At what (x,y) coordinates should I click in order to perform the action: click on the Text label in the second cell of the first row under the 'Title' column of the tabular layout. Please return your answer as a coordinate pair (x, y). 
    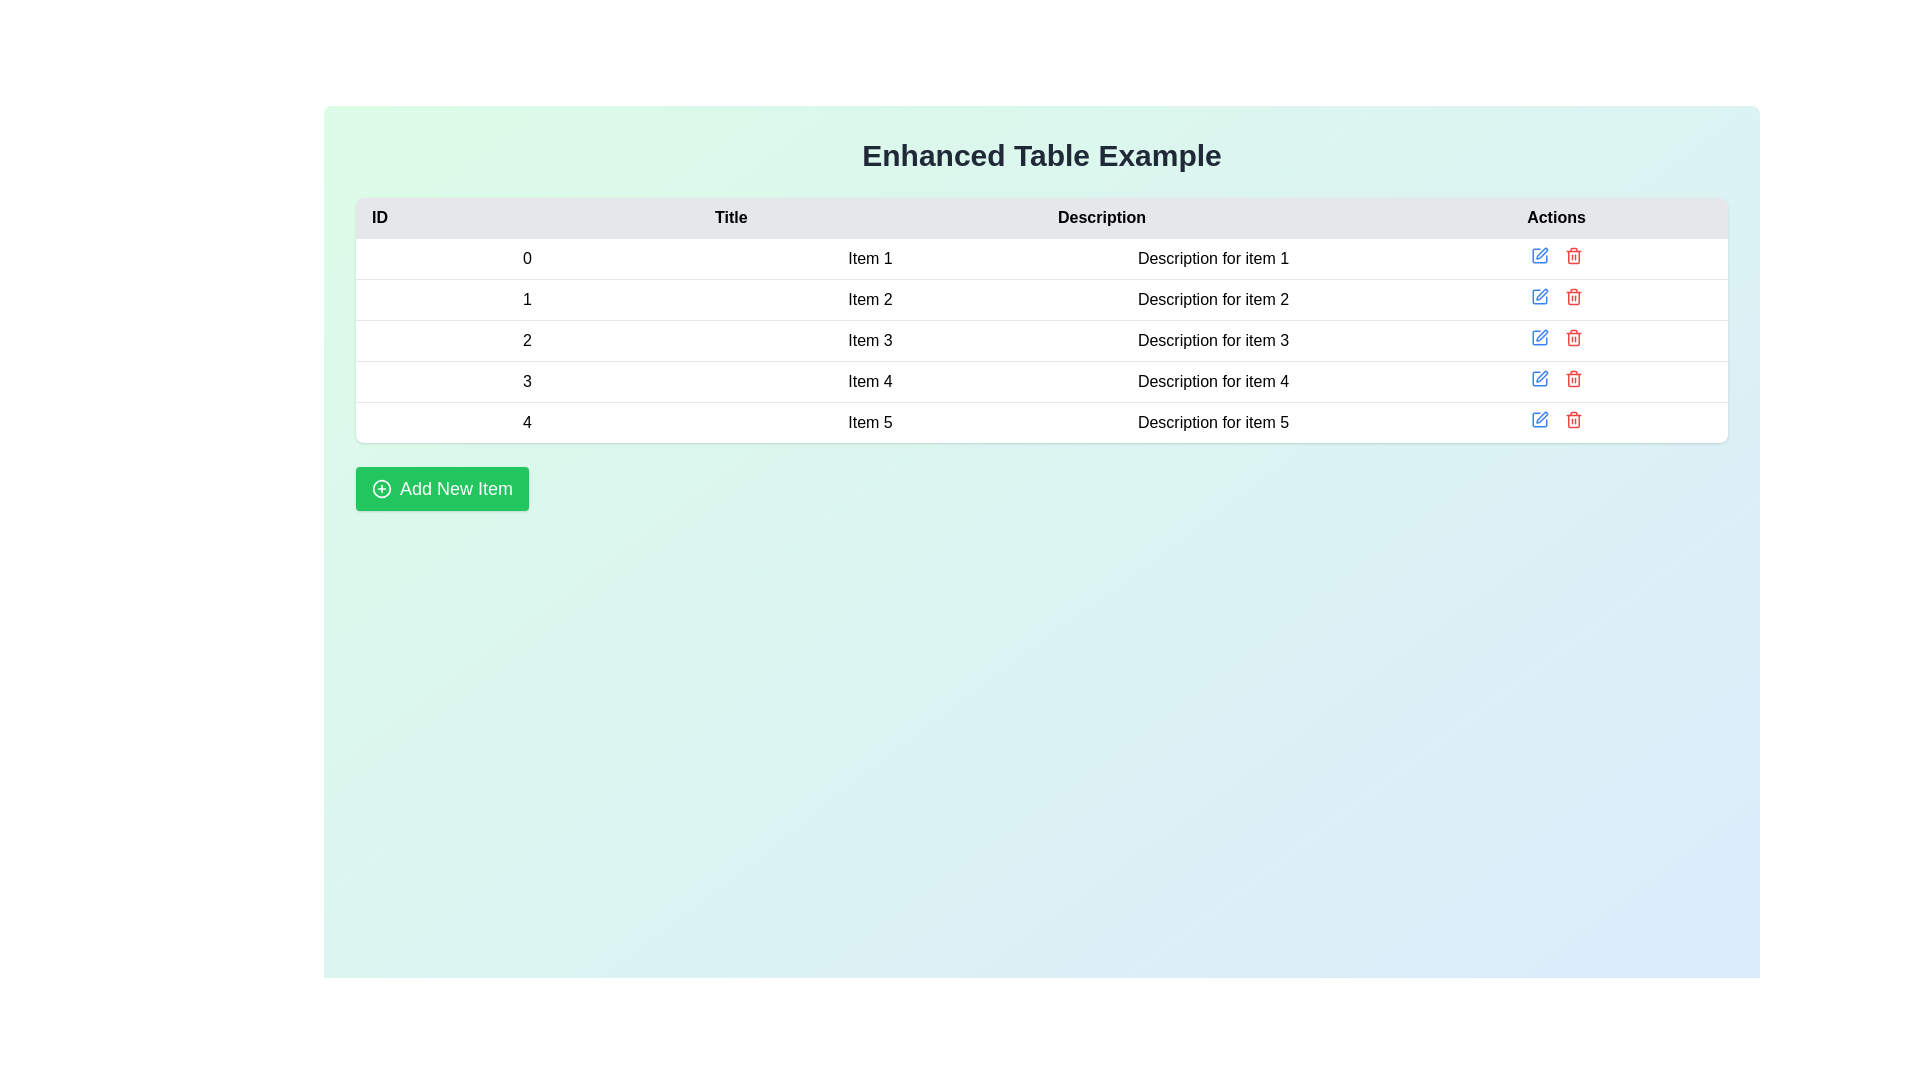
    Looking at the image, I should click on (870, 257).